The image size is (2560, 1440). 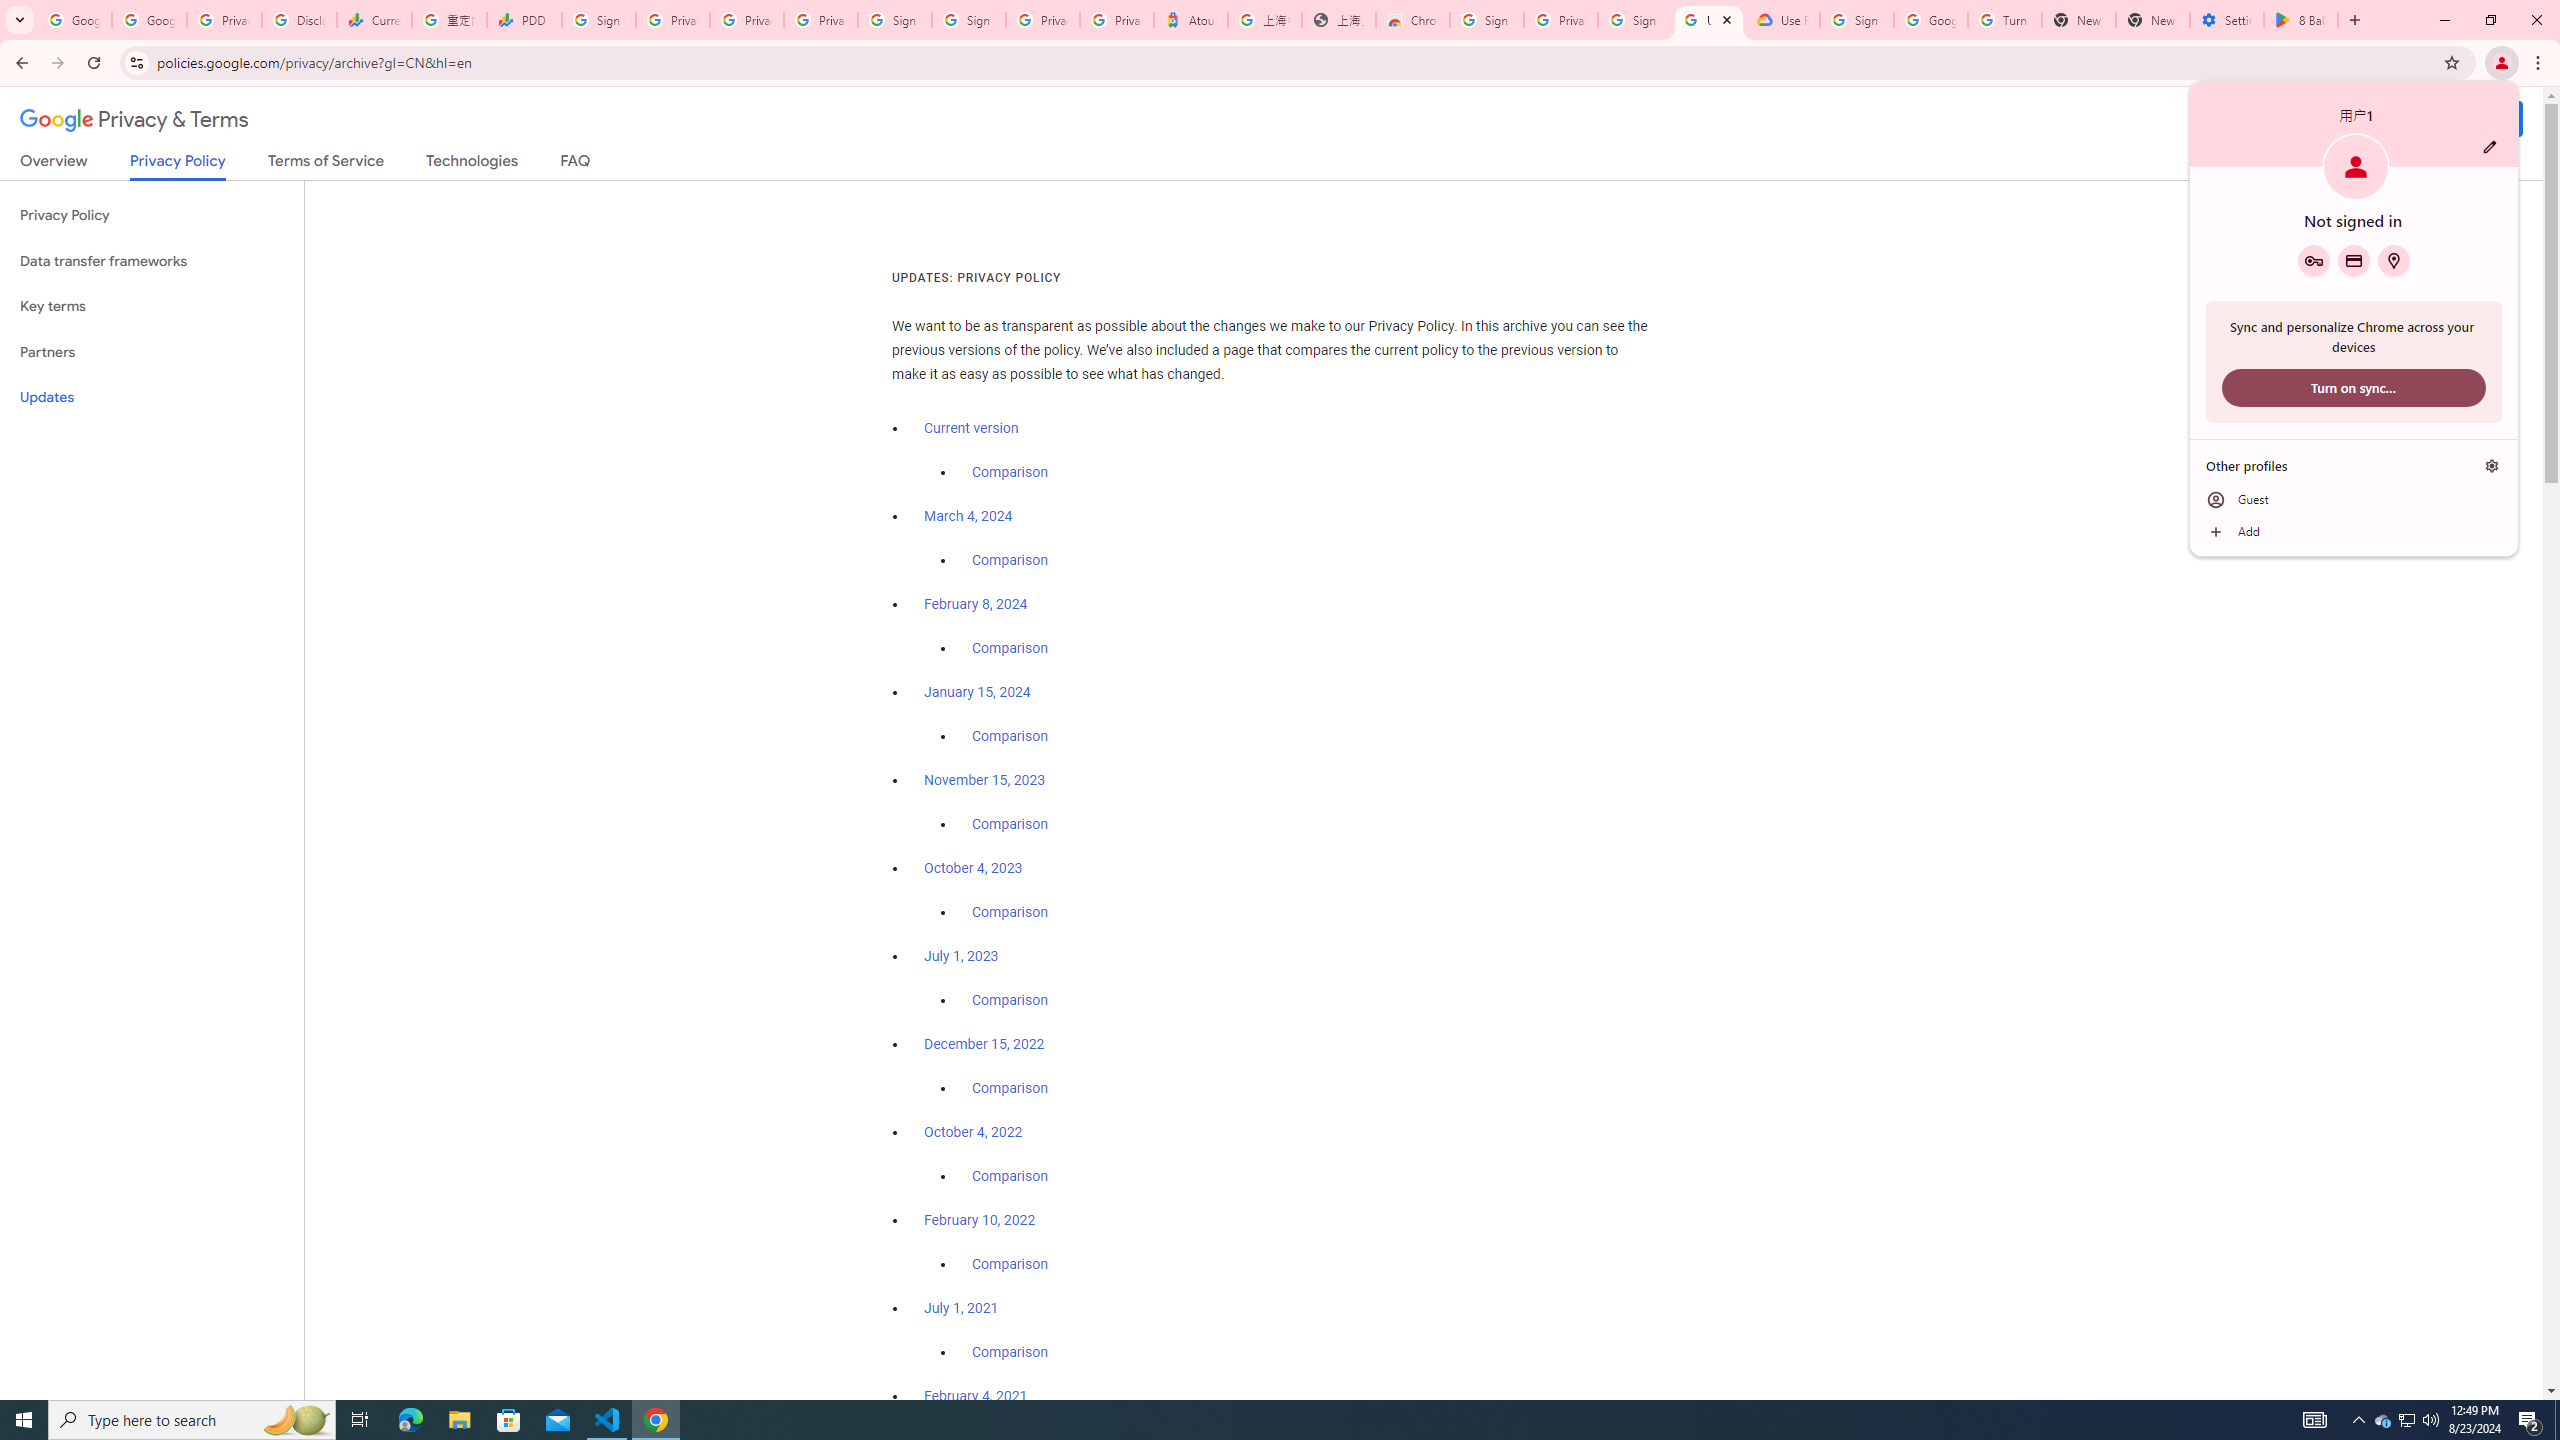 What do you see at coordinates (523, 19) in the screenshot?
I see `'PDD Holdings Inc - ADR (PDD) Price & News - Google Finance'` at bounding box center [523, 19].